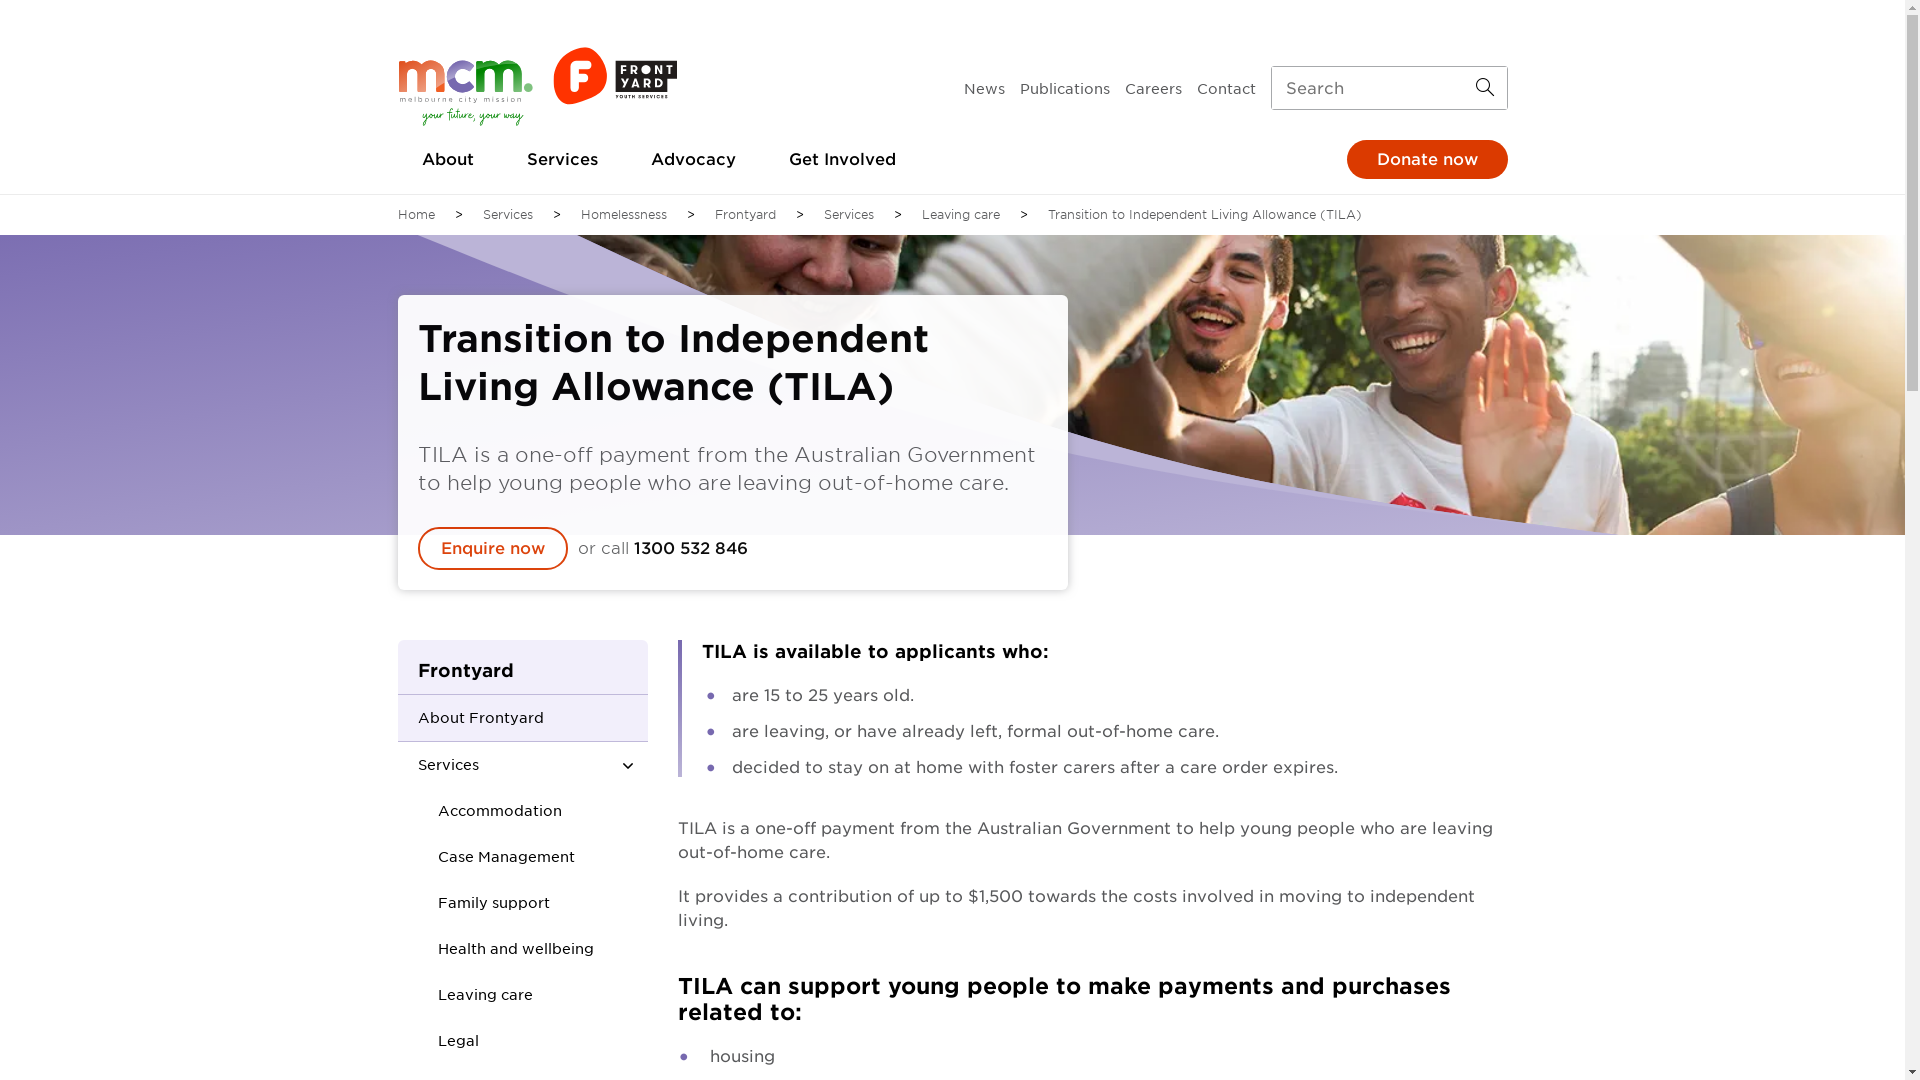 The width and height of the screenshot is (1920, 1080). What do you see at coordinates (1195, 87) in the screenshot?
I see `'Contact'` at bounding box center [1195, 87].